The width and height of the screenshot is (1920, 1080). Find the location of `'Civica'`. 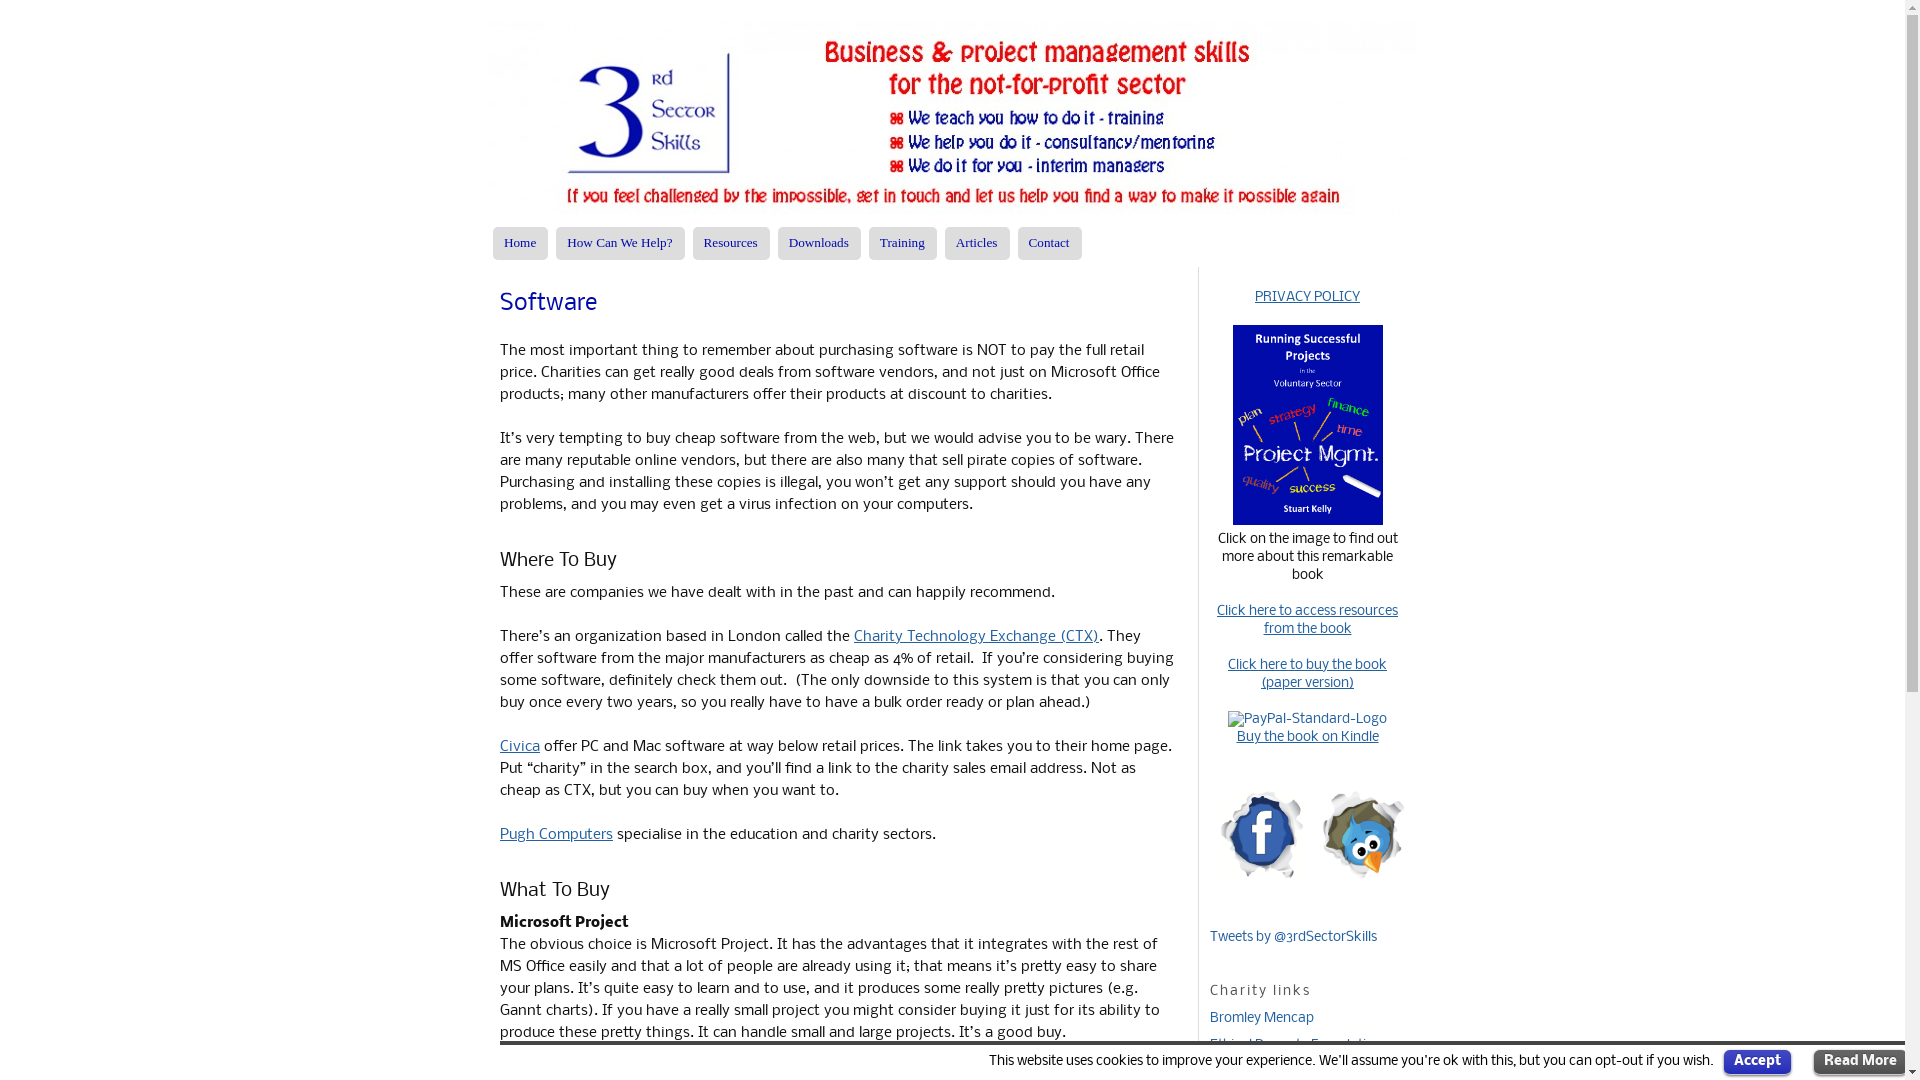

'Civica' is located at coordinates (519, 747).